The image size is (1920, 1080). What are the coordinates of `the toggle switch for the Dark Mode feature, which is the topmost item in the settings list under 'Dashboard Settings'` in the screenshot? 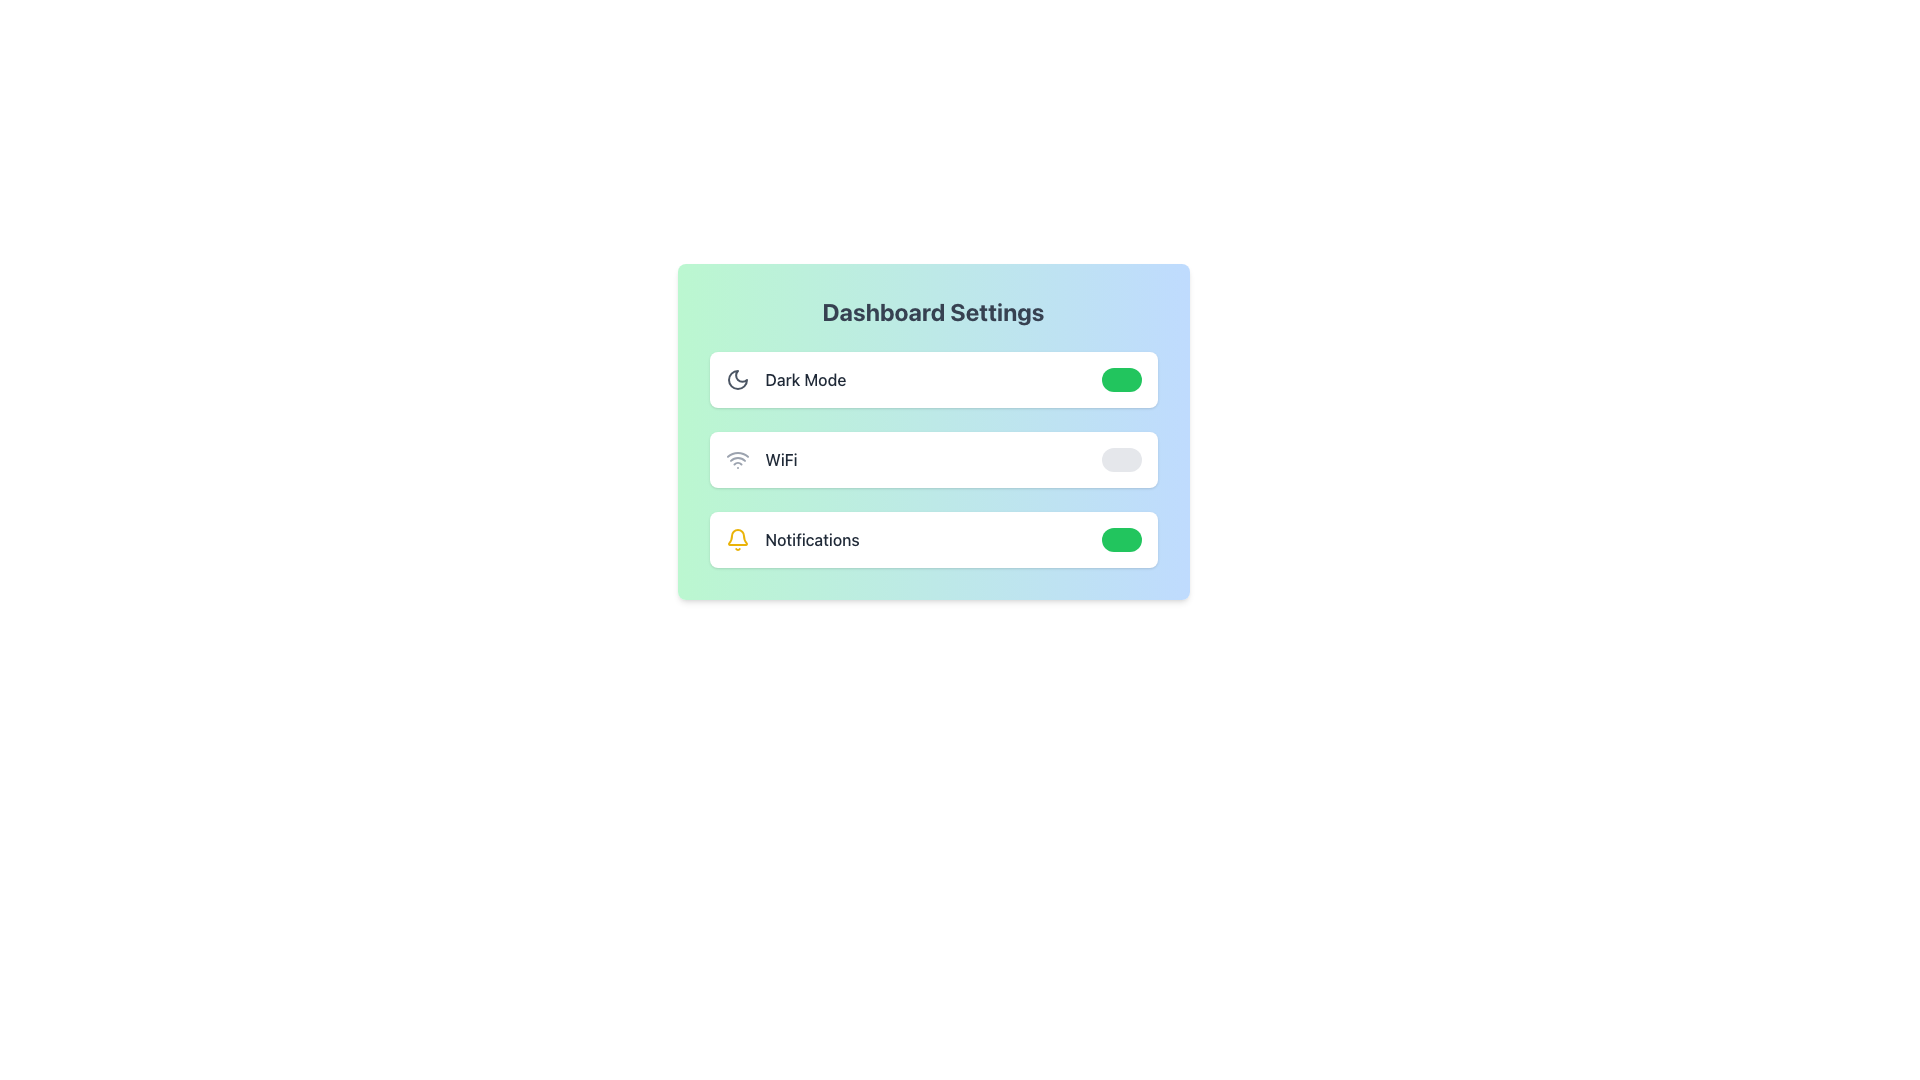 It's located at (932, 380).